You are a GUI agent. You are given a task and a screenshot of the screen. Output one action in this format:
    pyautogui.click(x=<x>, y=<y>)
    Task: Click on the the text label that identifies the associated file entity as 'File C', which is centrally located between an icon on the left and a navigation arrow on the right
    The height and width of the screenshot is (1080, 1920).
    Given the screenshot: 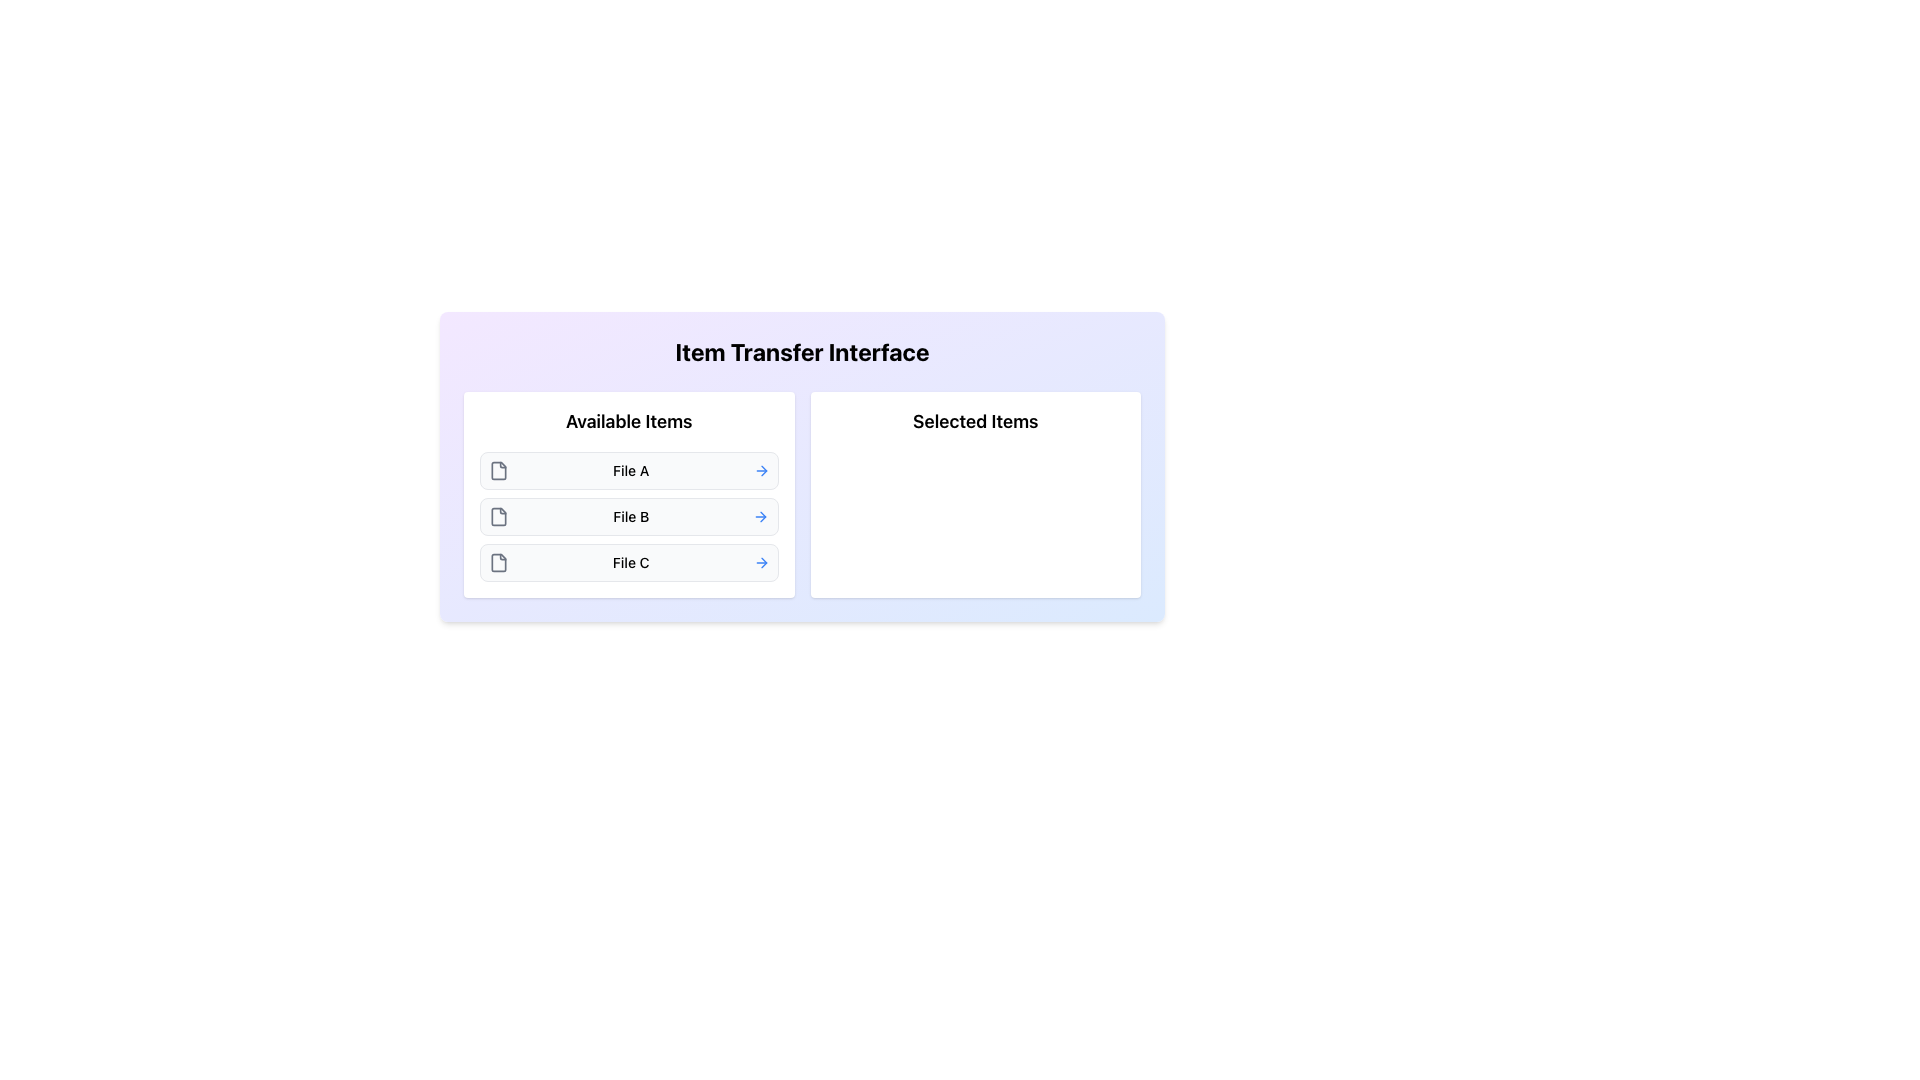 What is the action you would take?
    pyautogui.click(x=630, y=563)
    